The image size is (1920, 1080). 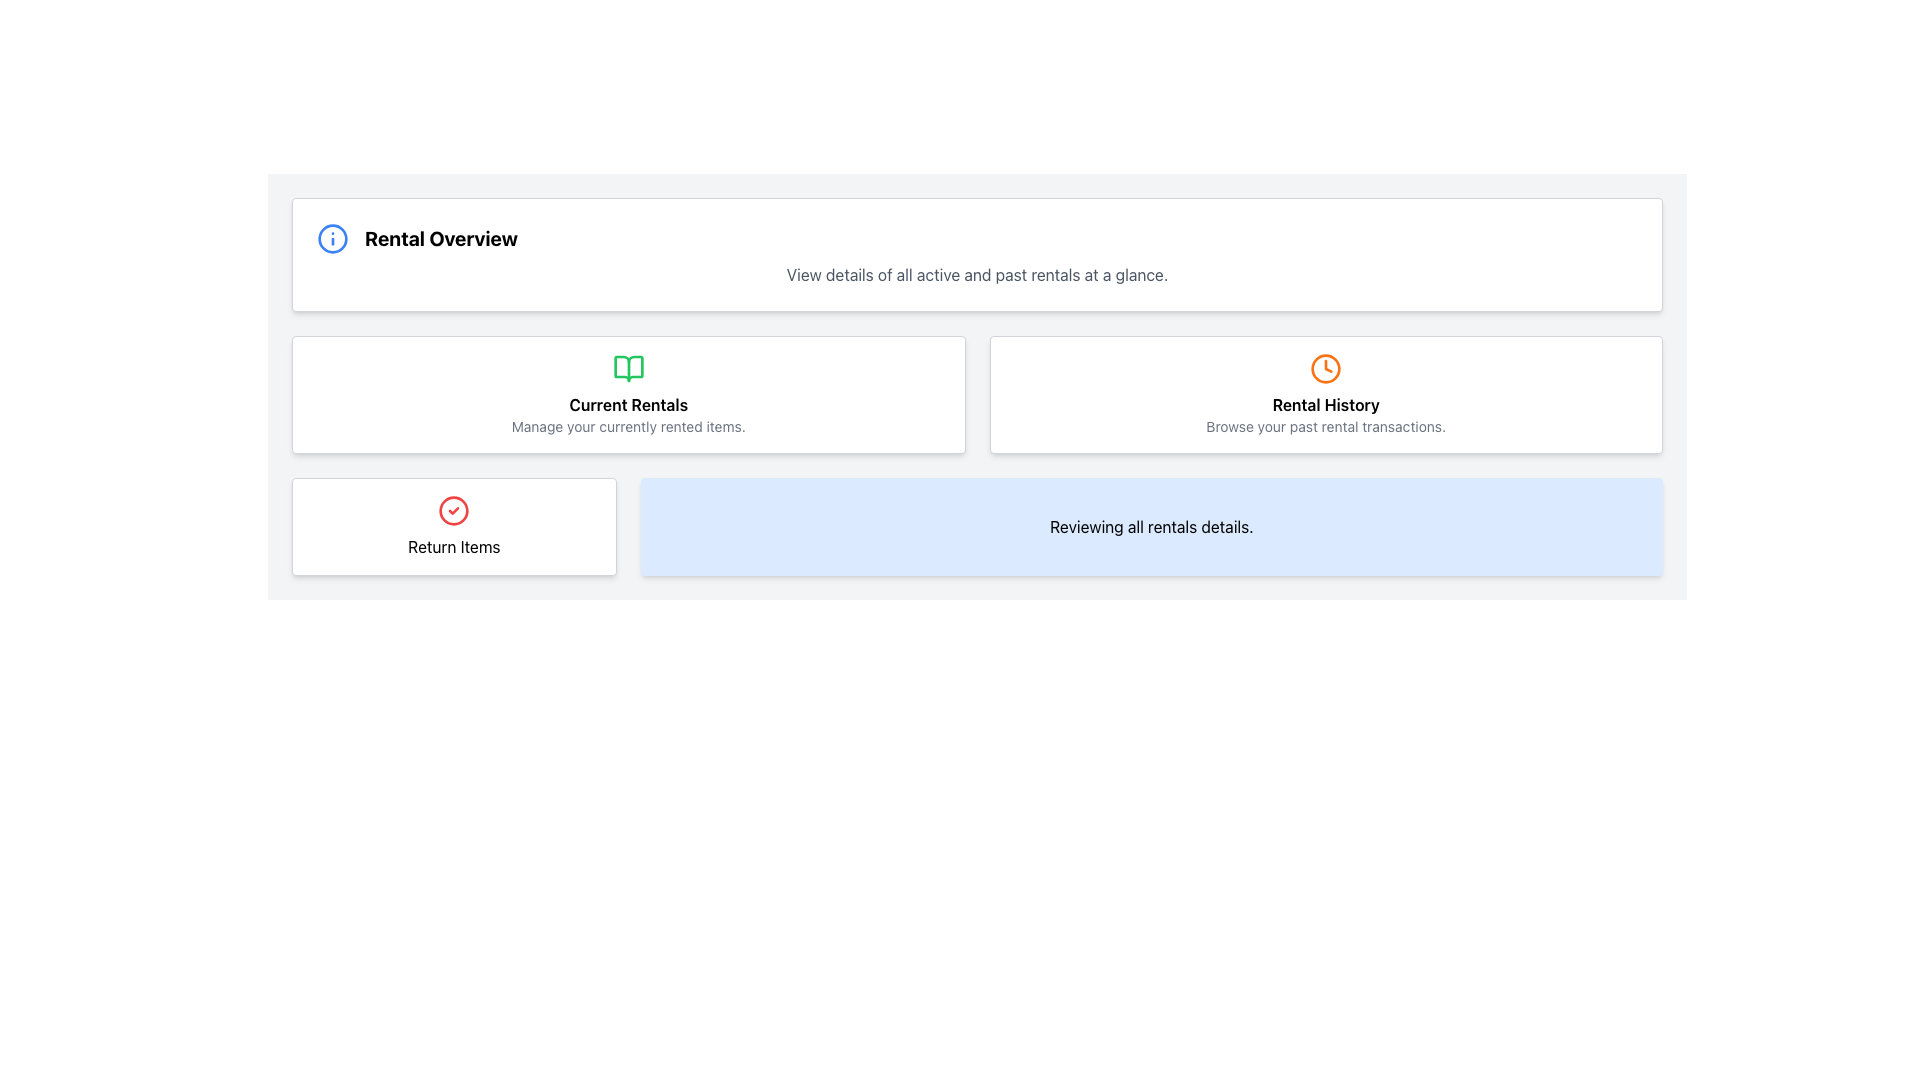 I want to click on the circular clock icon with an orange outline and hands located above the 'Rental History' heading in the Rental History card, so click(x=1326, y=369).